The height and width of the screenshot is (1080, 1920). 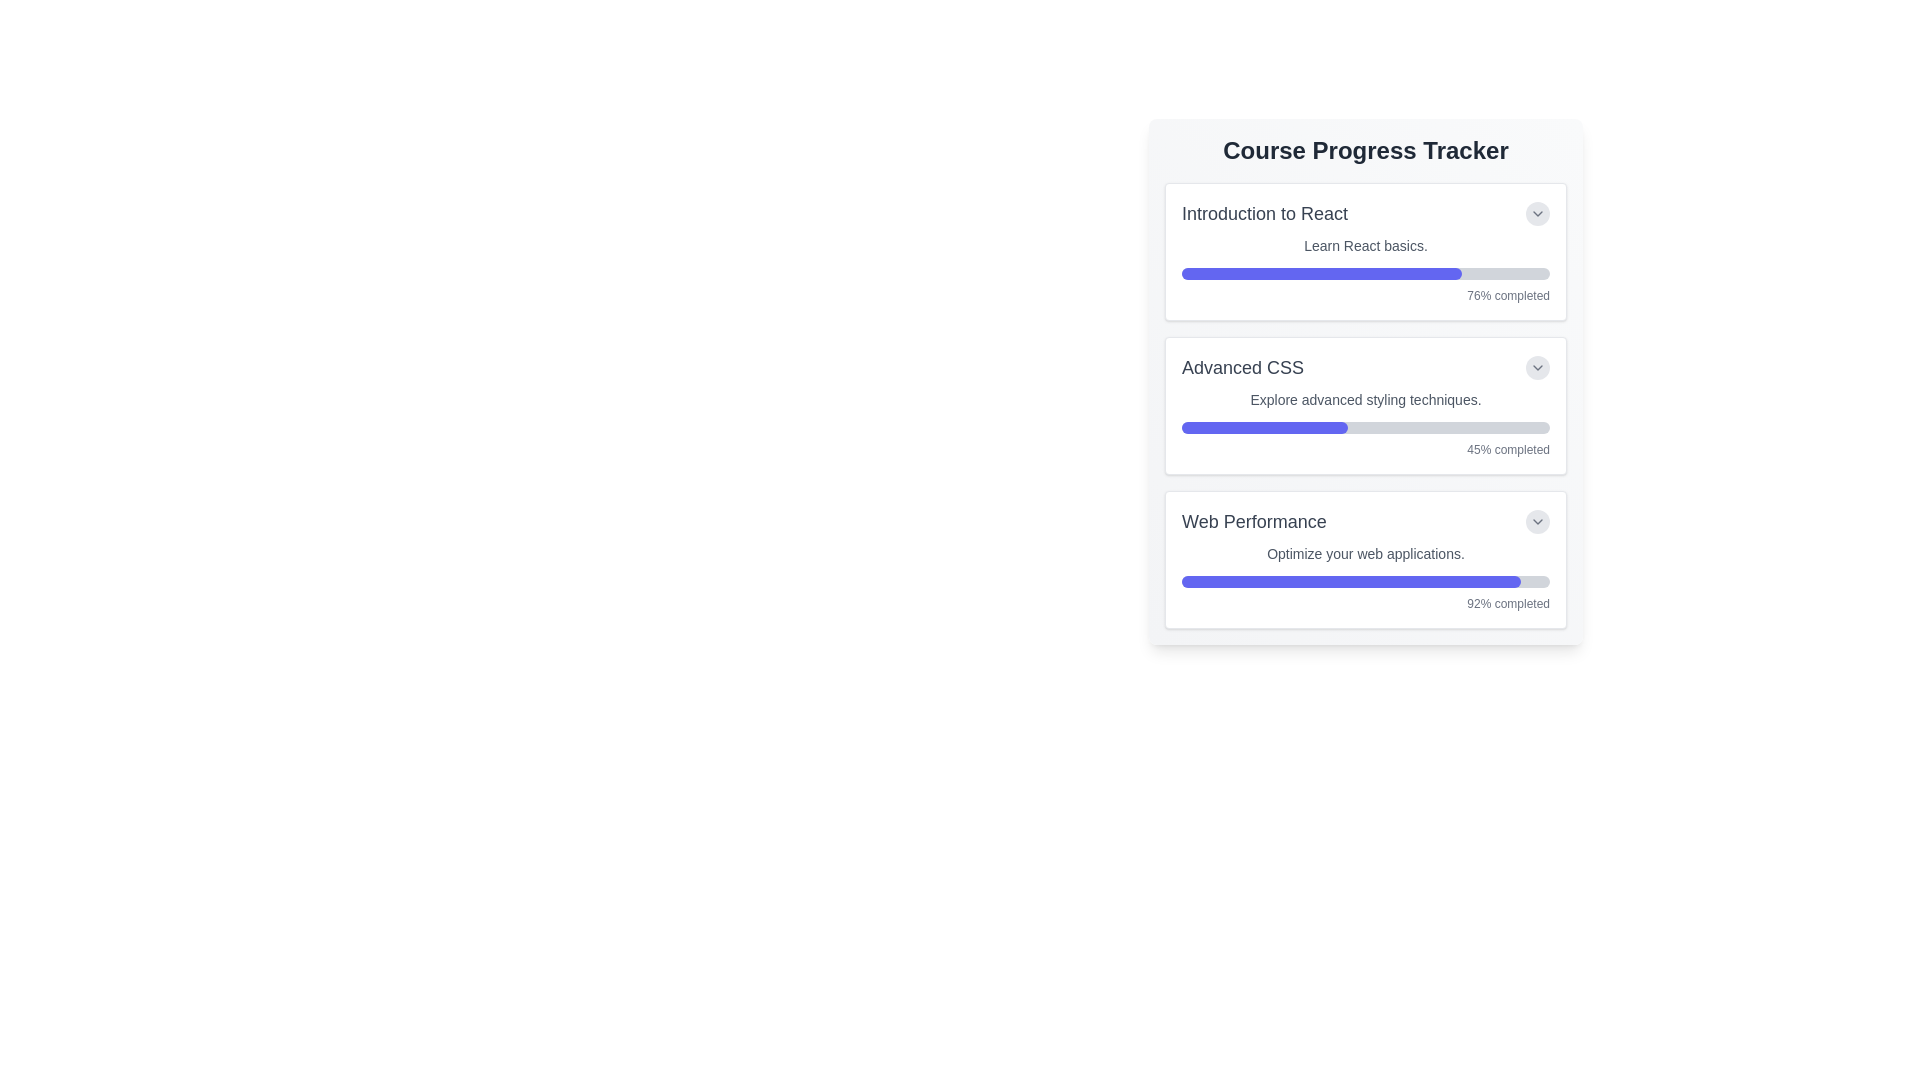 What do you see at coordinates (1321, 273) in the screenshot?
I see `the progress bar indicating 76% completion for the 'Introduction to React' course` at bounding box center [1321, 273].